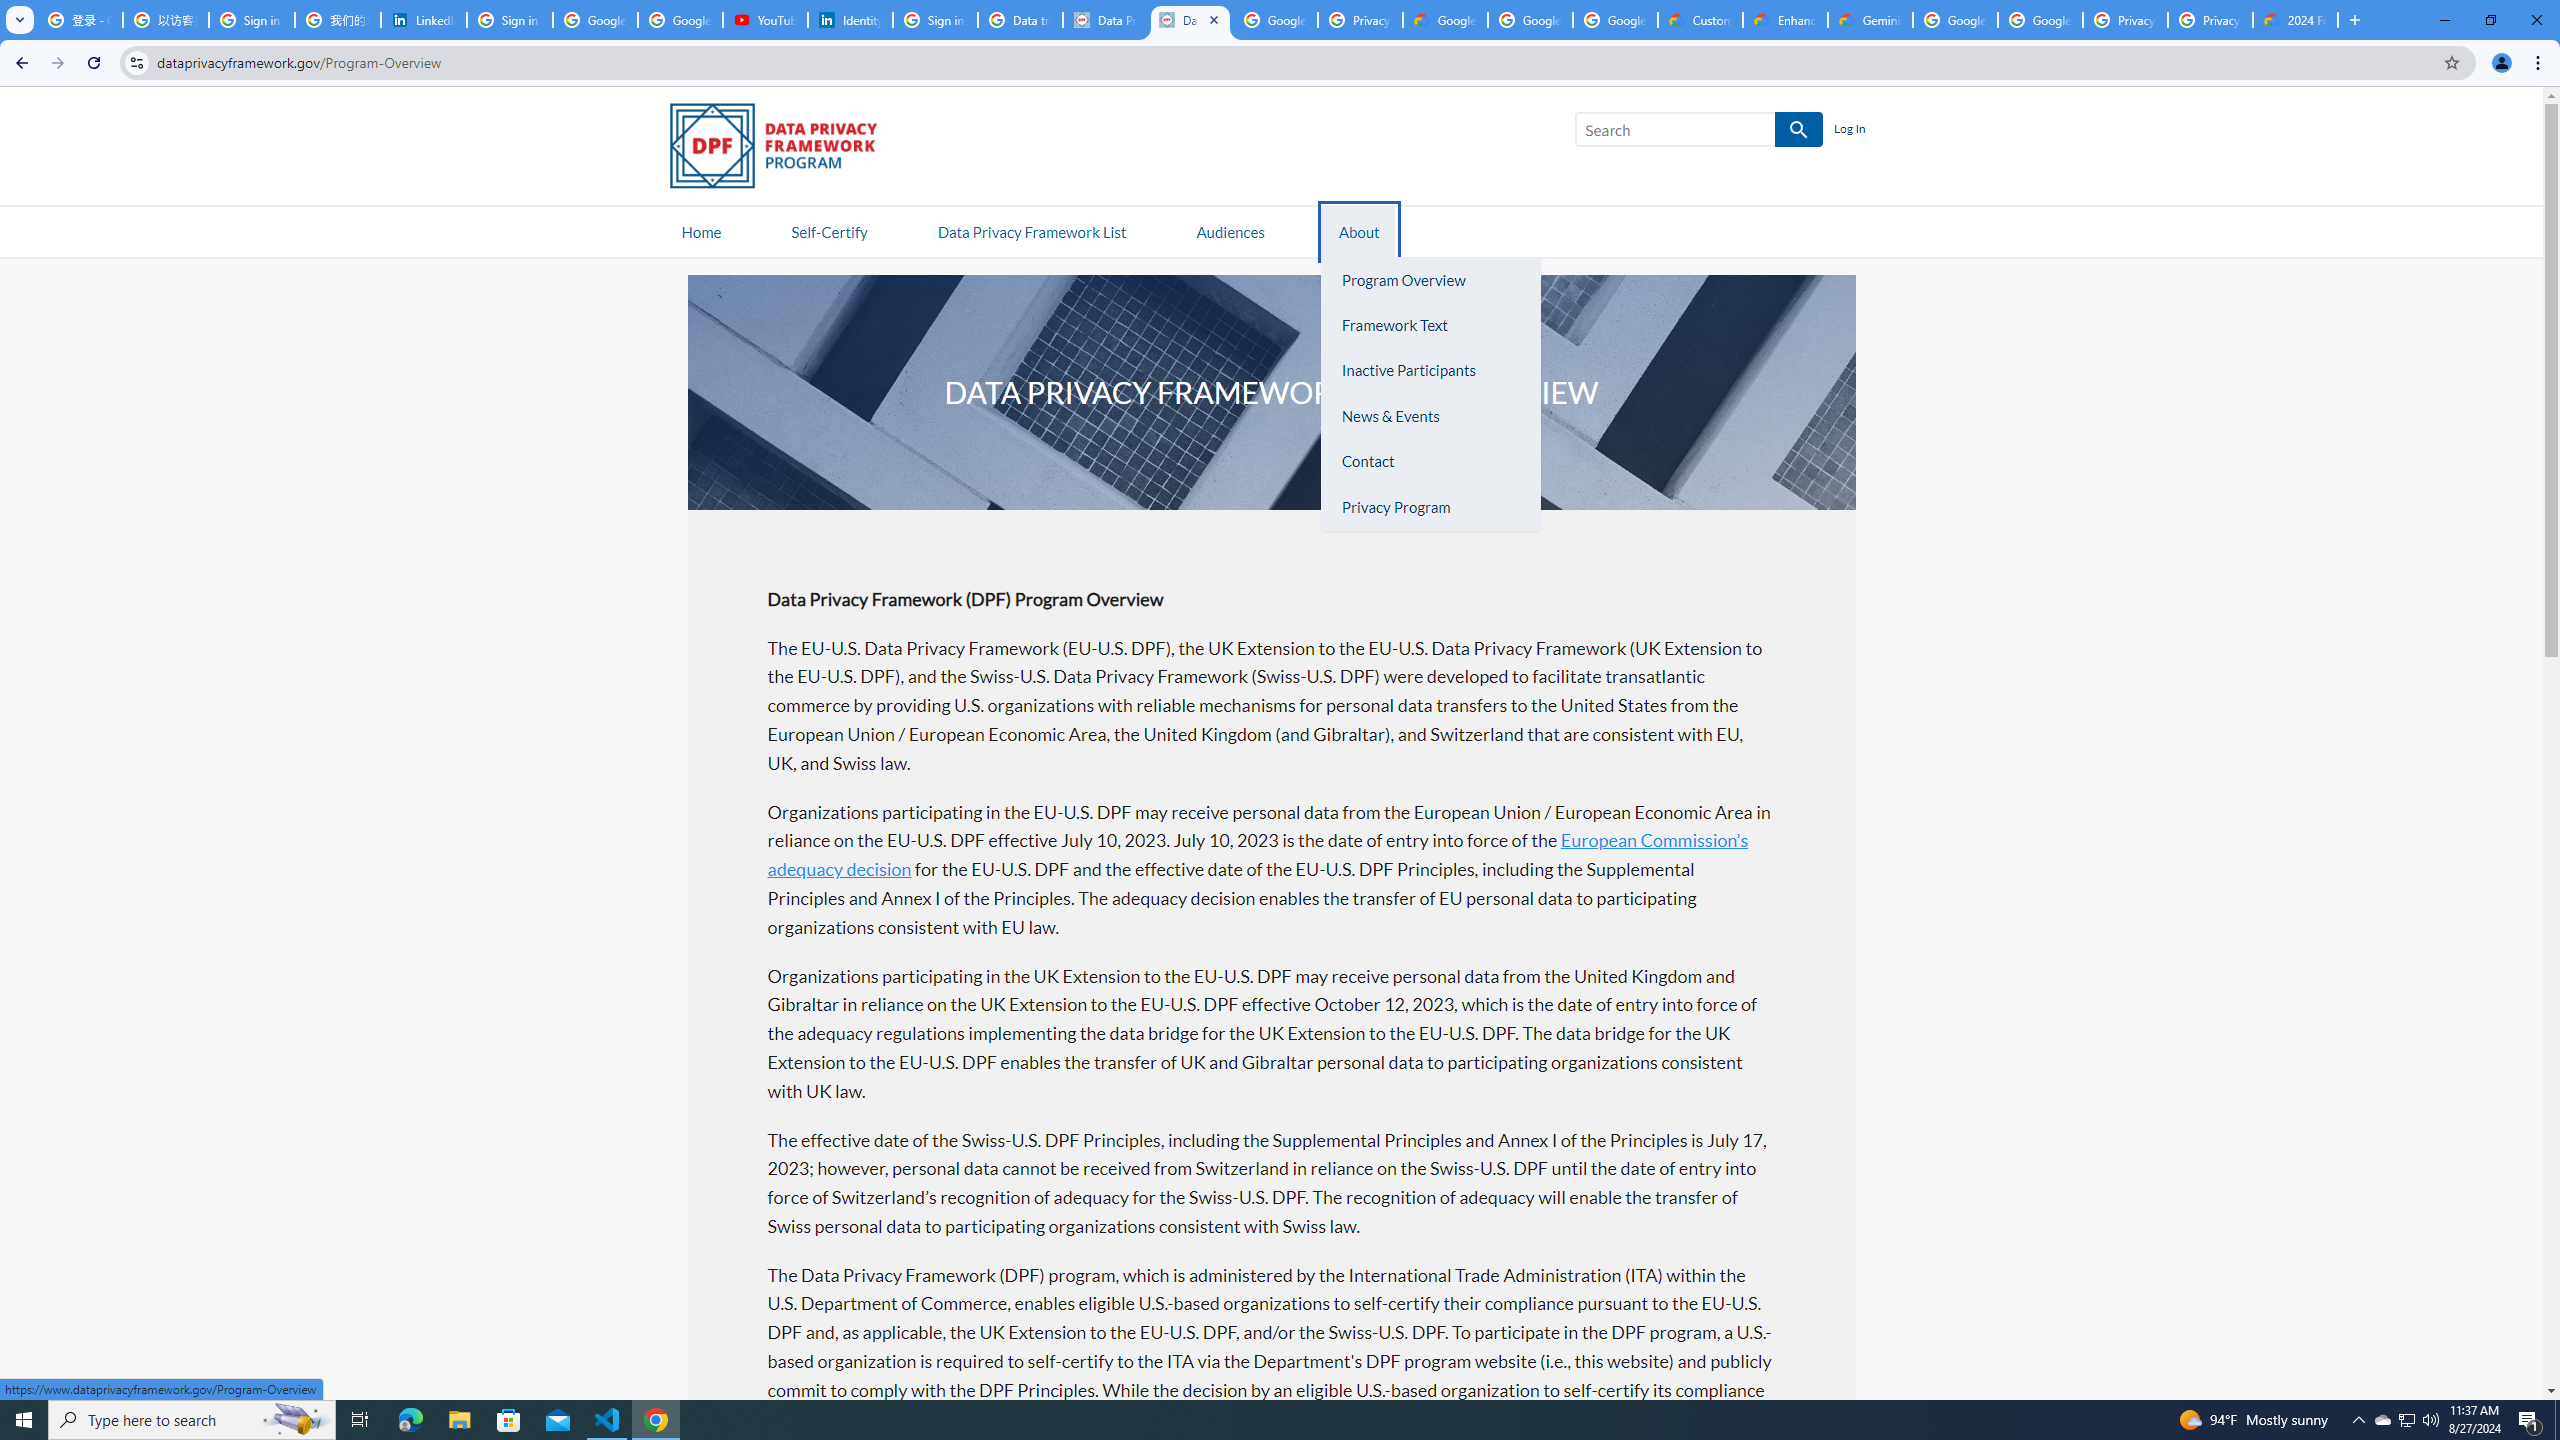 The height and width of the screenshot is (1440, 2560). I want to click on 'Framework Text', so click(1430, 325).